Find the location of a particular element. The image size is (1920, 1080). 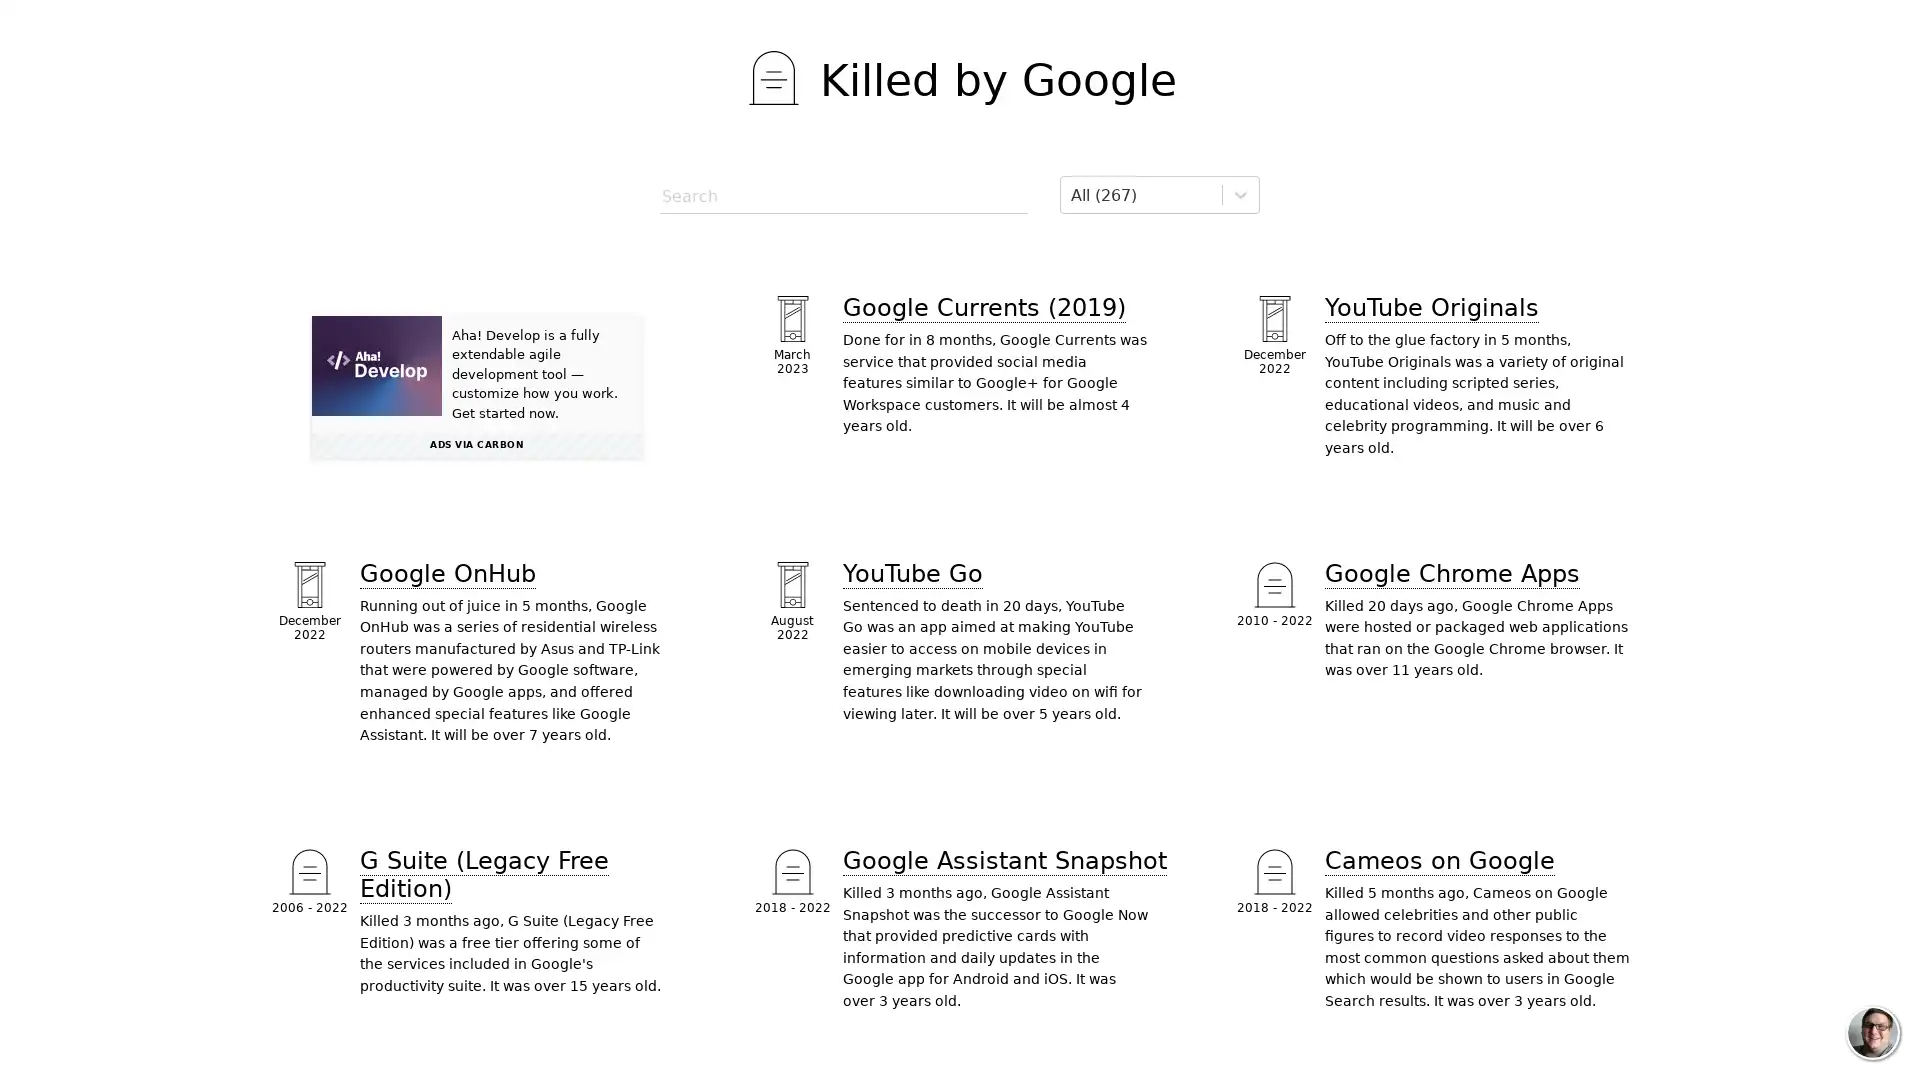

Cody Ogden Open Calling Card is located at coordinates (1871, 1033).